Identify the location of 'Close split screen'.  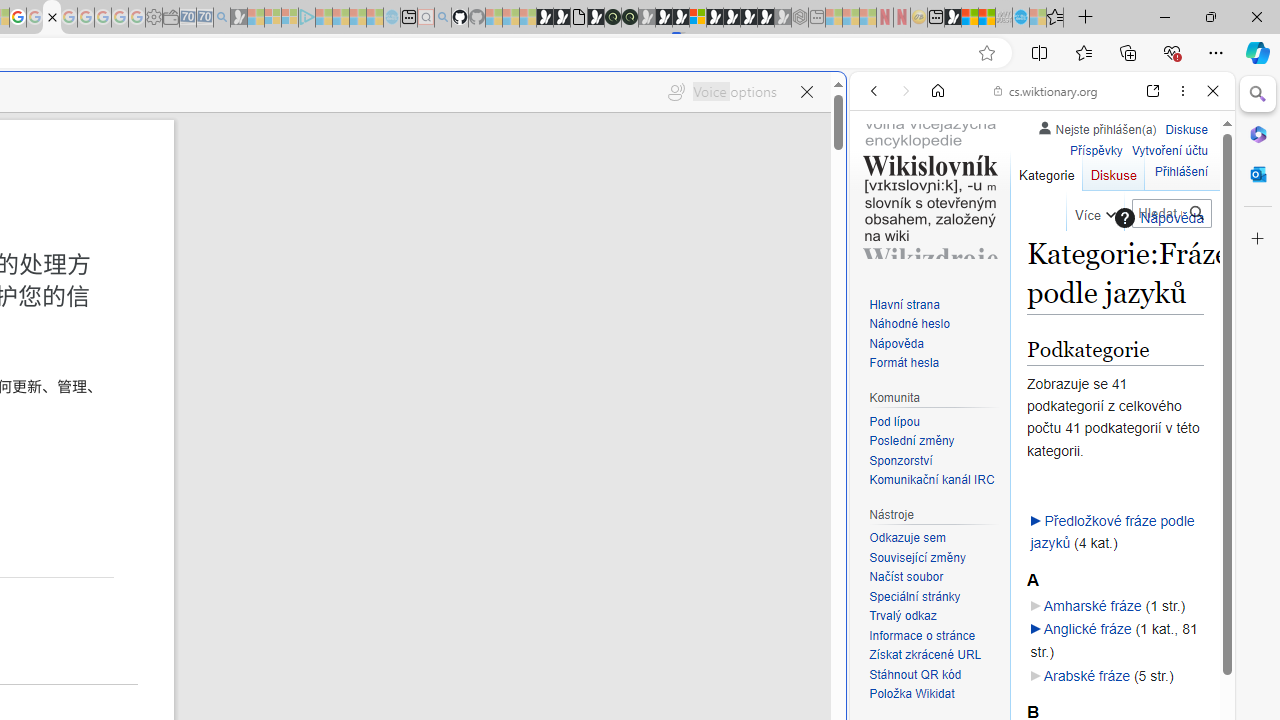
(844, 102).